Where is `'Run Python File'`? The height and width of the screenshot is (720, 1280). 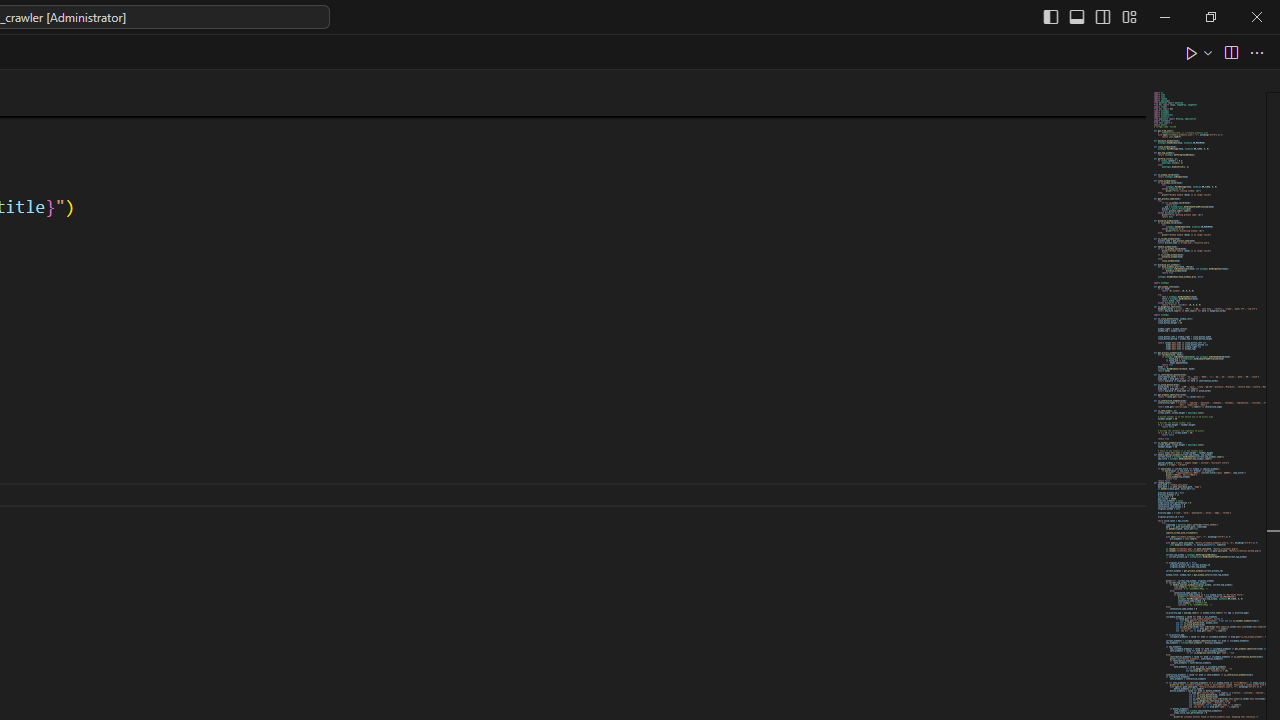 'Run Python File' is located at coordinates (1192, 51).